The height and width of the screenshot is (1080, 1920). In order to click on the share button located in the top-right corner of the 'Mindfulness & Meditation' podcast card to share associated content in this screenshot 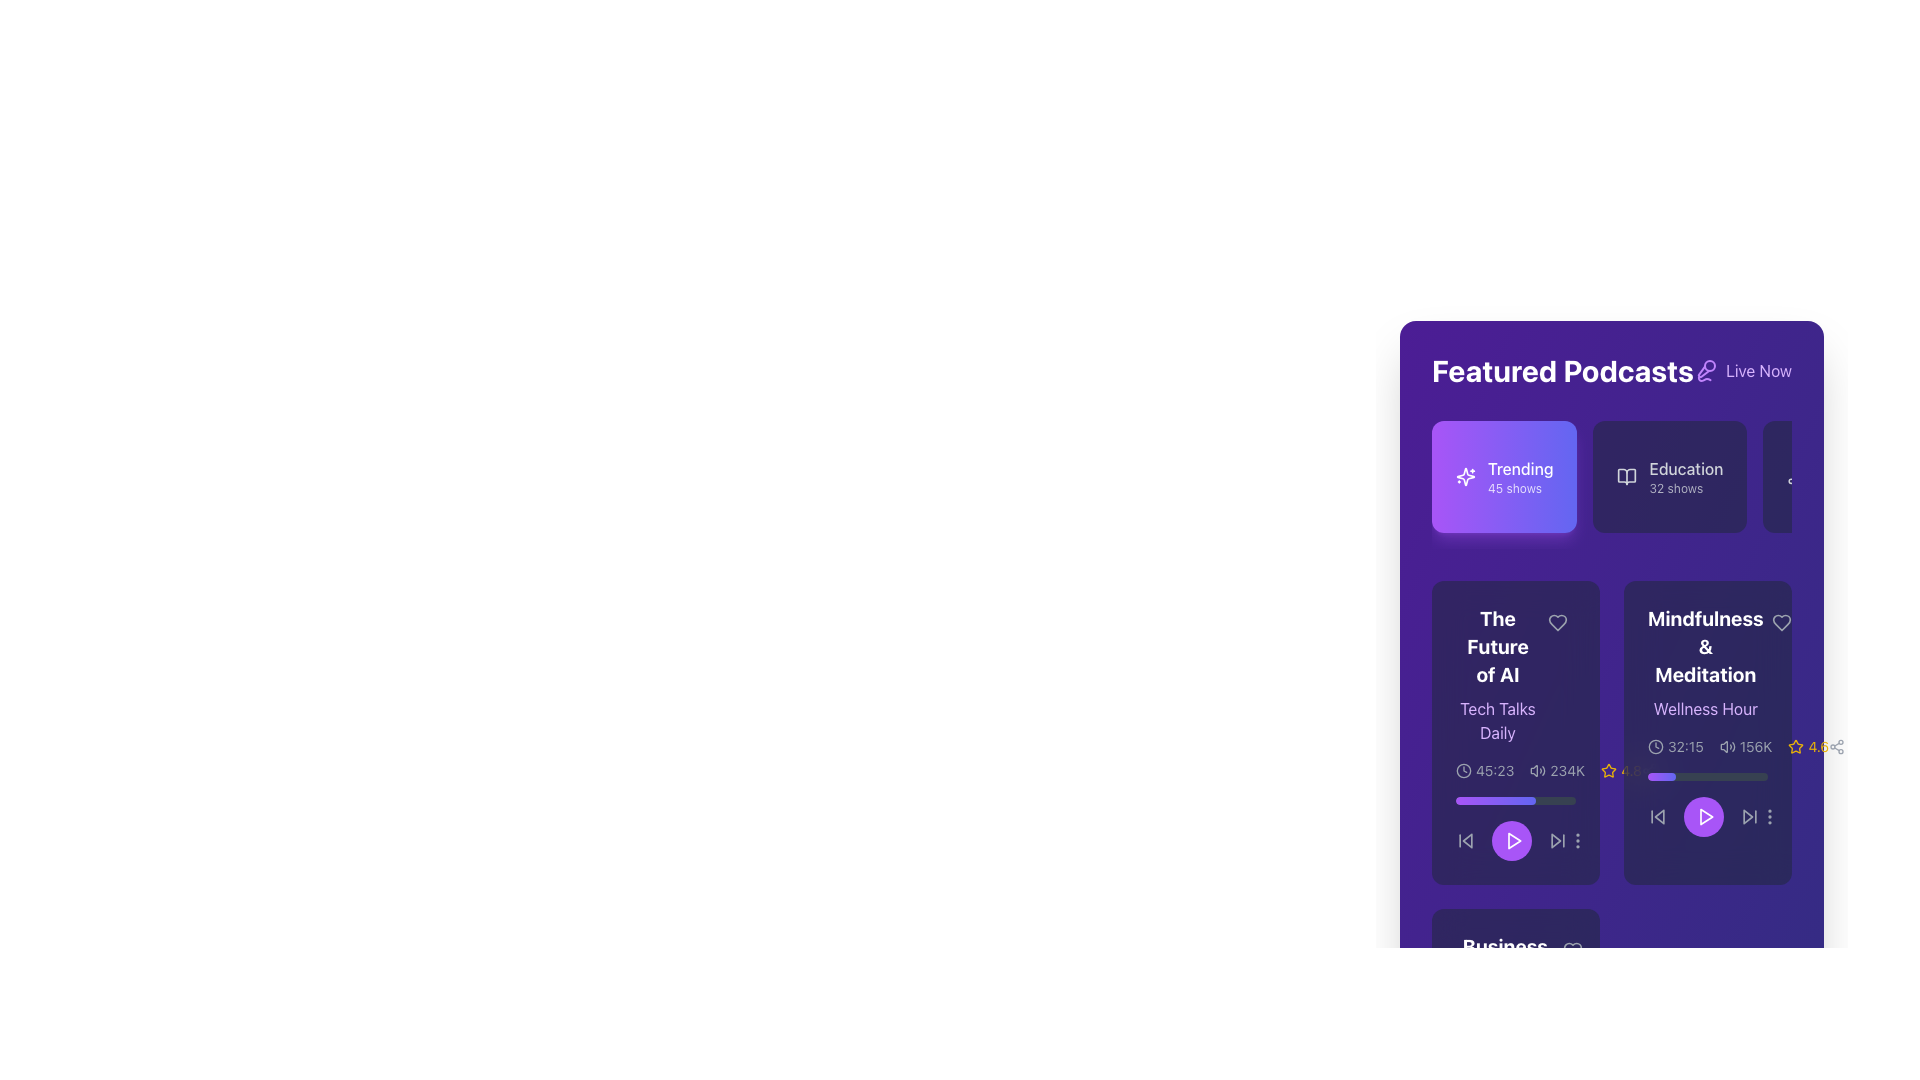, I will do `click(1649, 770)`.